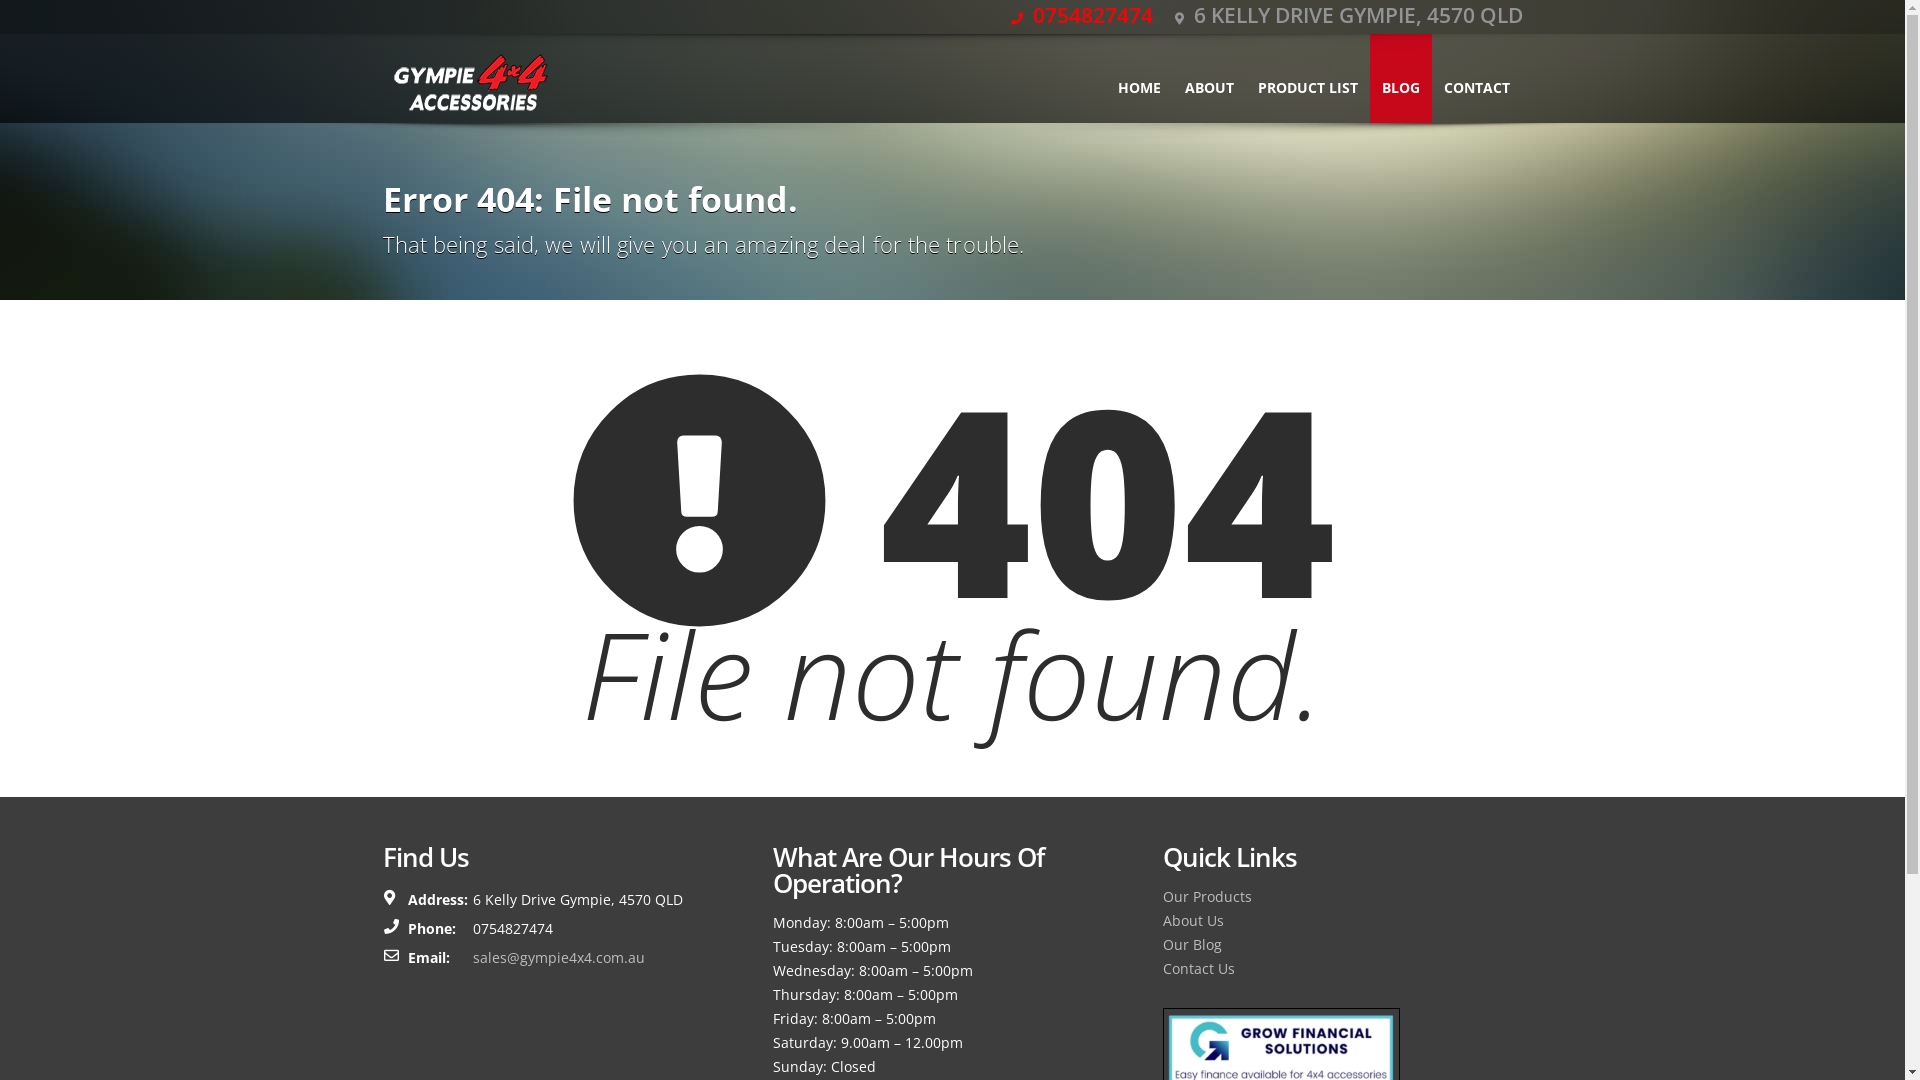 The width and height of the screenshot is (1920, 1080). Describe the element at coordinates (1191, 944) in the screenshot. I see `'Our Blog'` at that location.